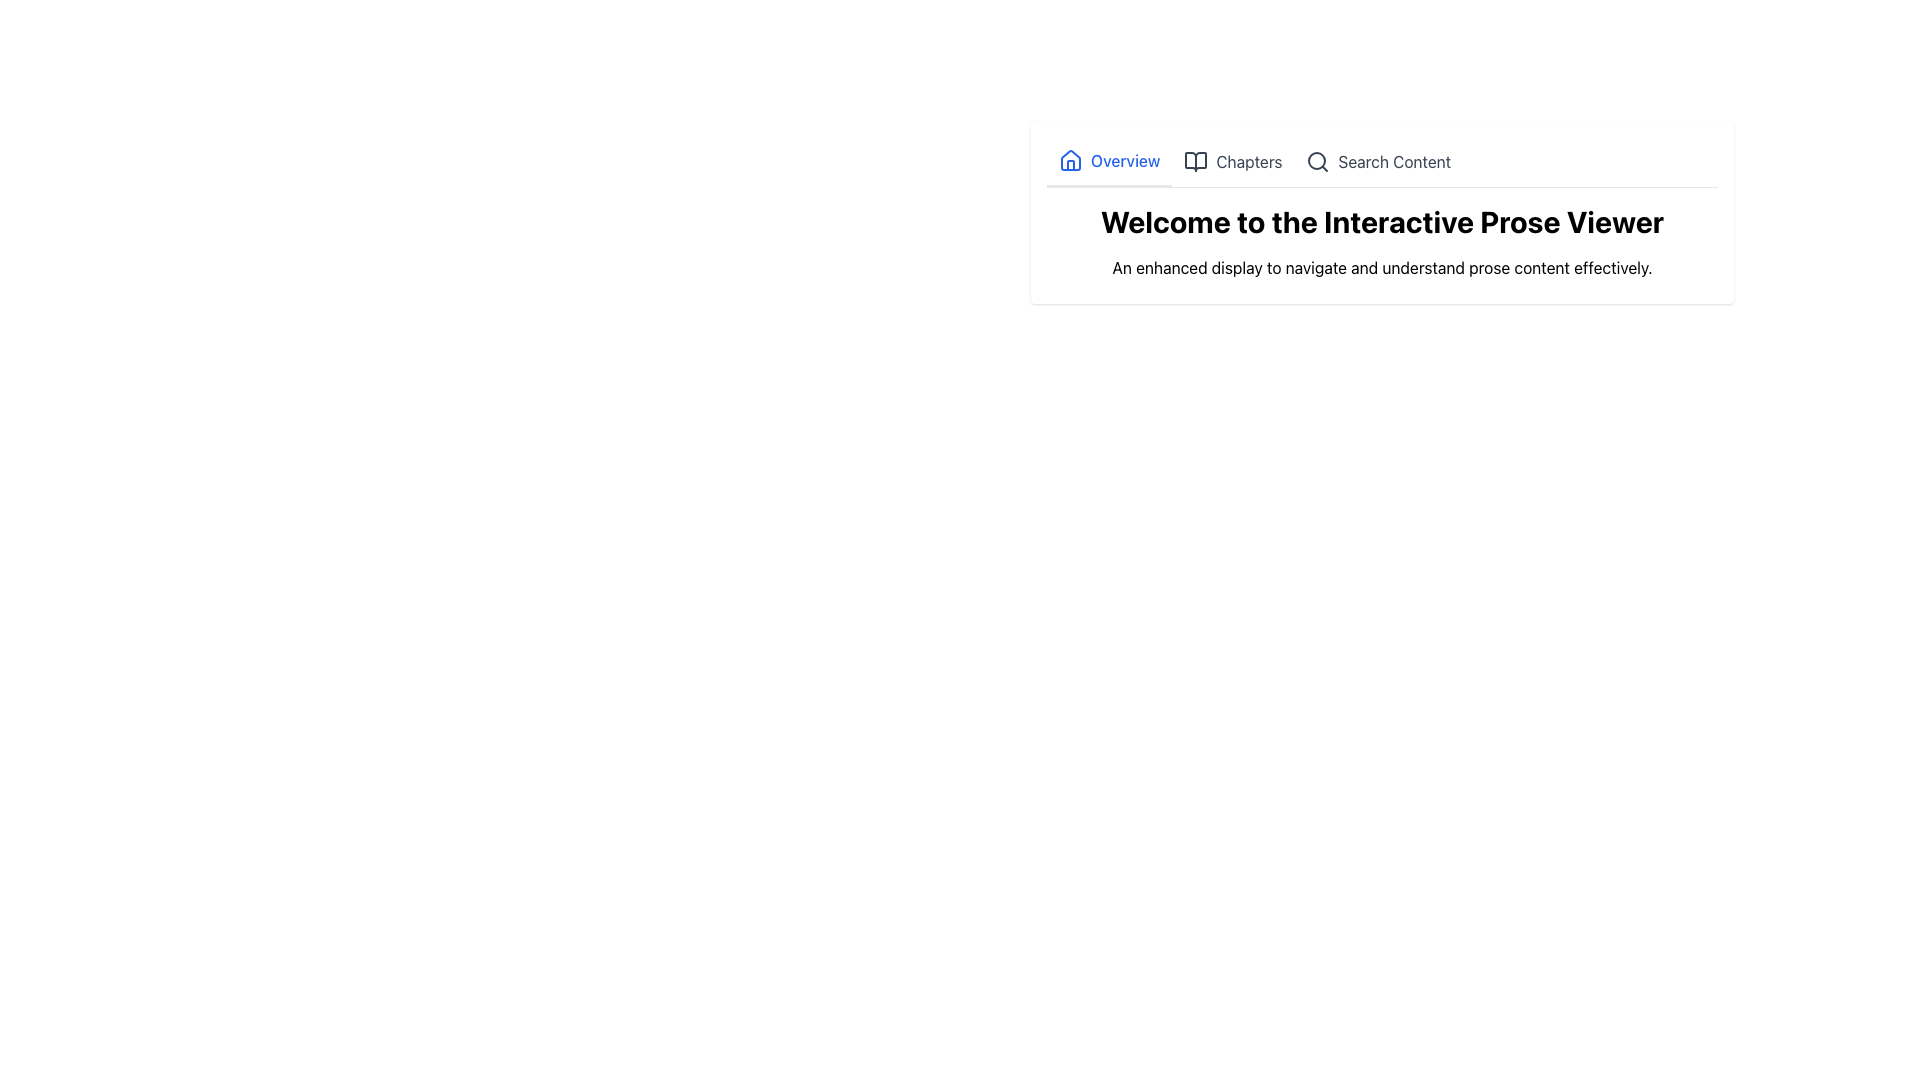  I want to click on the 'Chapters' text label, which is displayed in a serif-style font and is positioned next to an icon of an open book in the upper-center region of the interface, so click(1248, 161).